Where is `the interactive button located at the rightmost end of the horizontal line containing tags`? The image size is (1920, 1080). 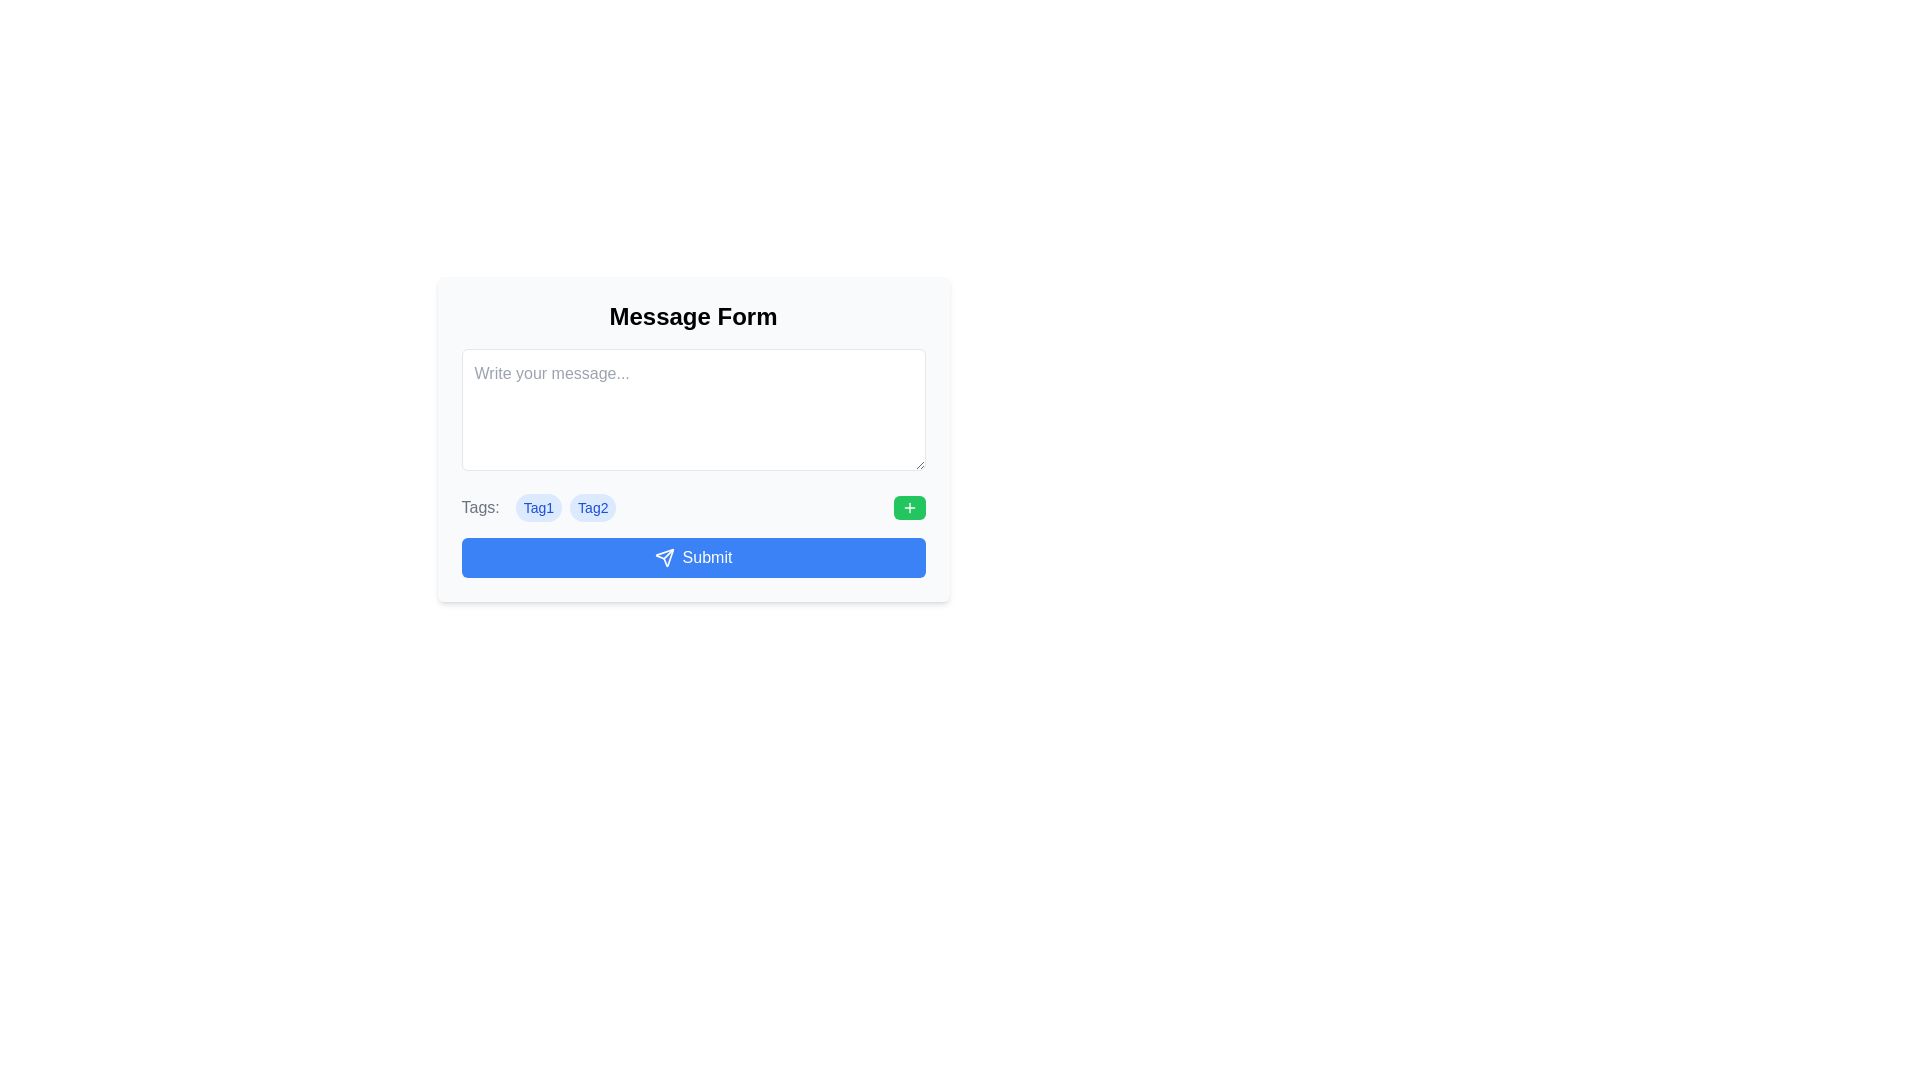
the interactive button located at the rightmost end of the horizontal line containing tags is located at coordinates (908, 507).